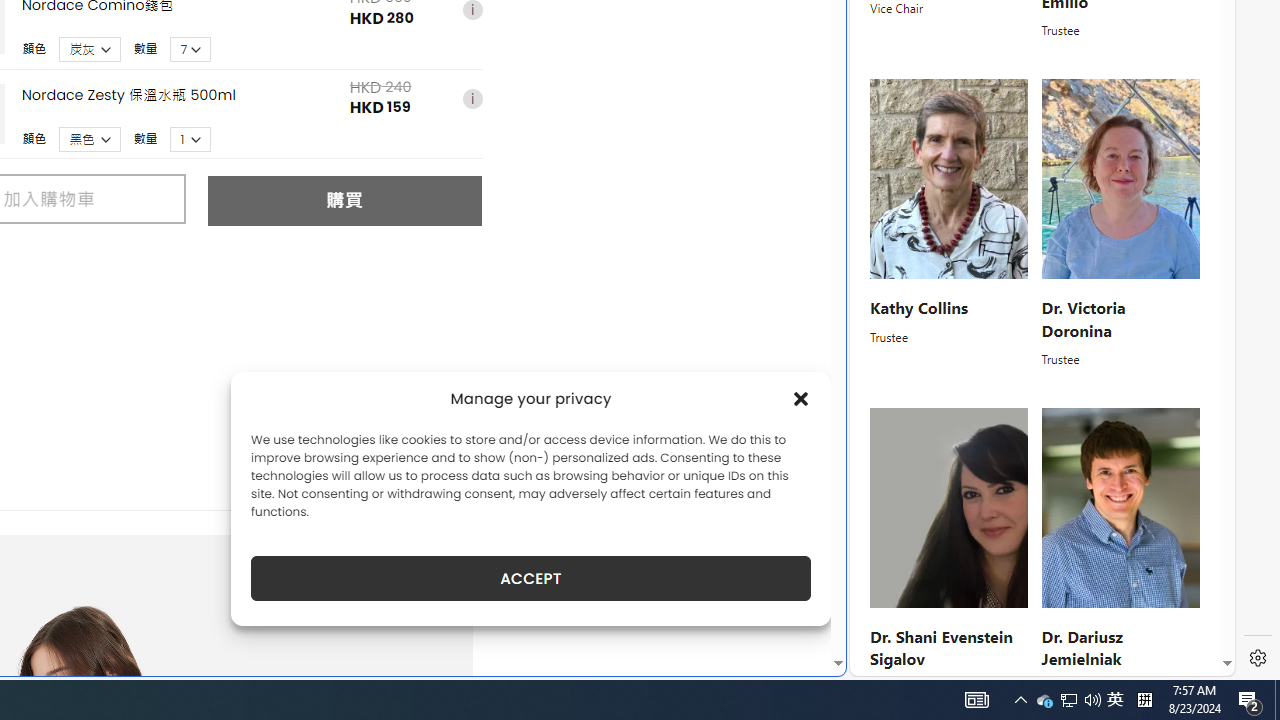 This screenshot has height=720, width=1280. What do you see at coordinates (801, 398) in the screenshot?
I see `'Class: cmplz-close'` at bounding box center [801, 398].